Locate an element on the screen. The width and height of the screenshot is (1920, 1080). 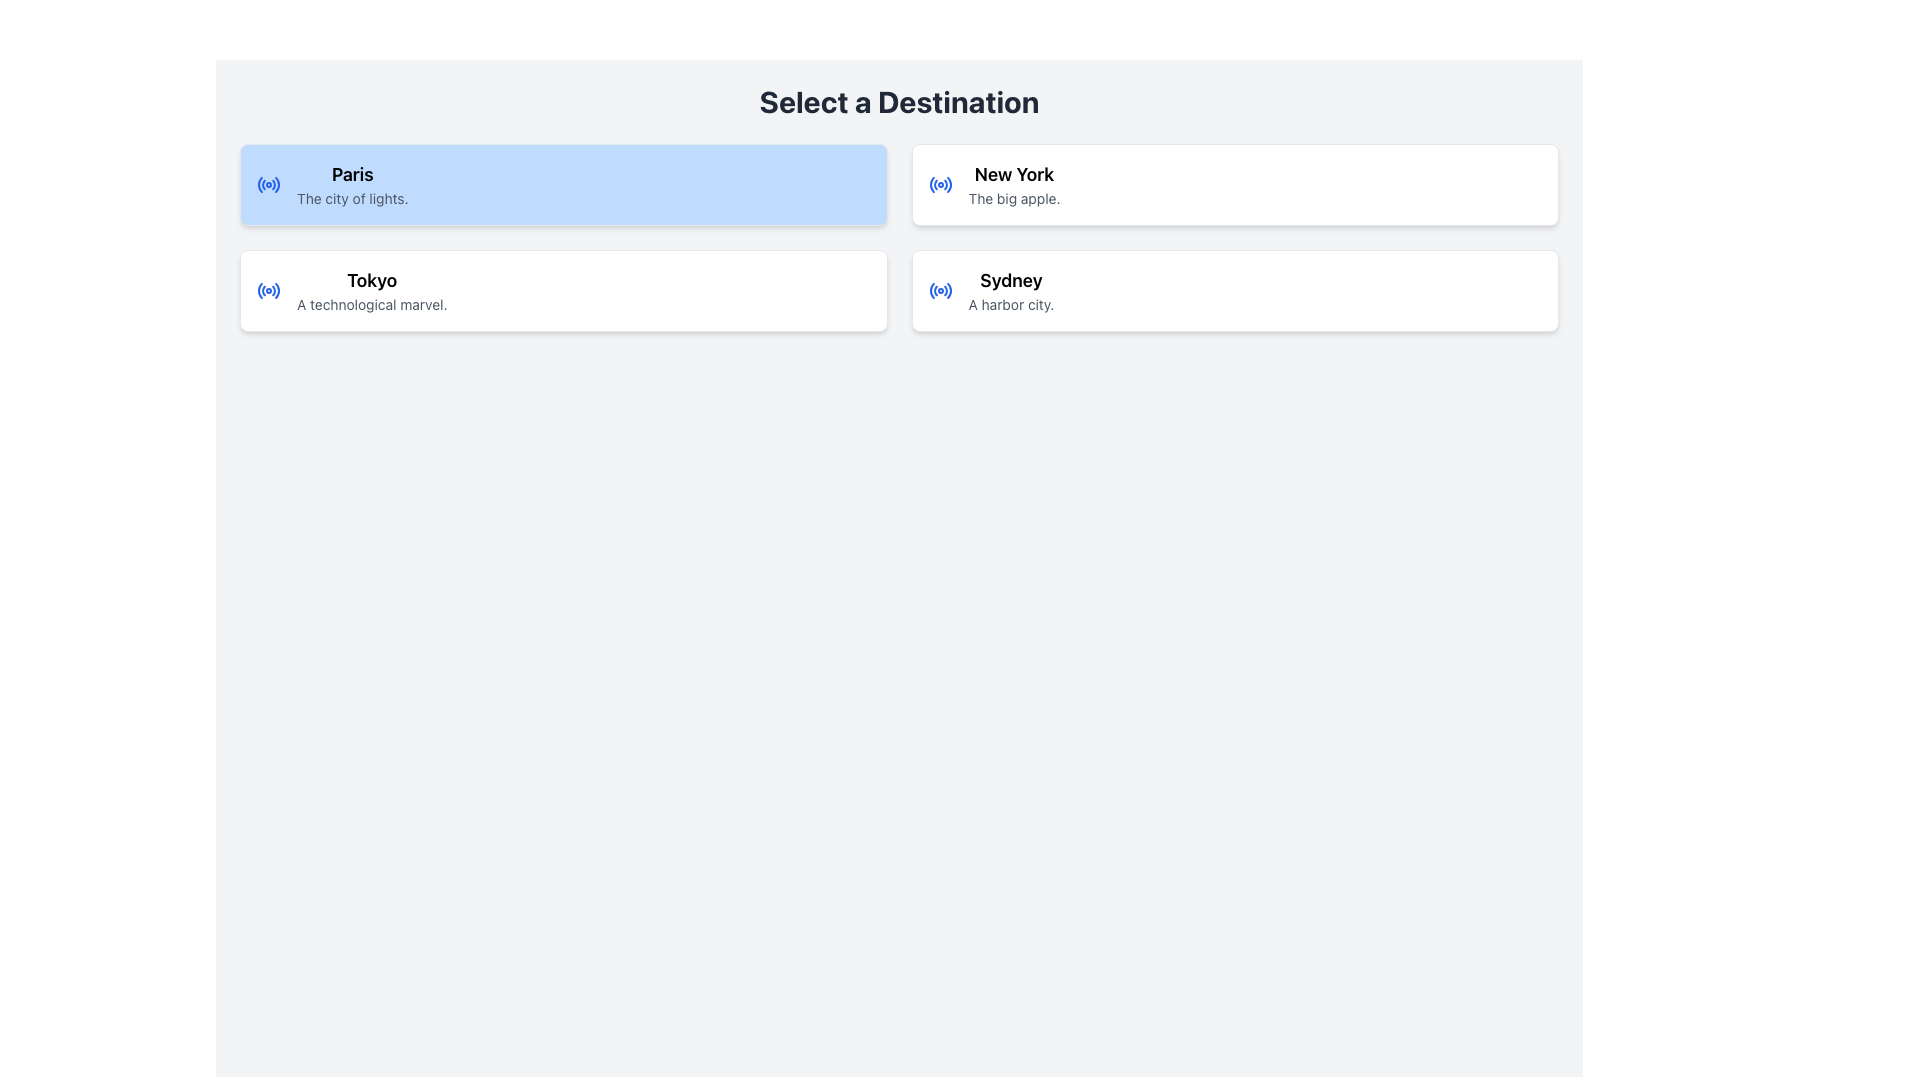
the text label that contains 'The city of lights.' styled in small gray font, located below the bold text 'Paris' in the blue-highlighted box is located at coordinates (352, 199).